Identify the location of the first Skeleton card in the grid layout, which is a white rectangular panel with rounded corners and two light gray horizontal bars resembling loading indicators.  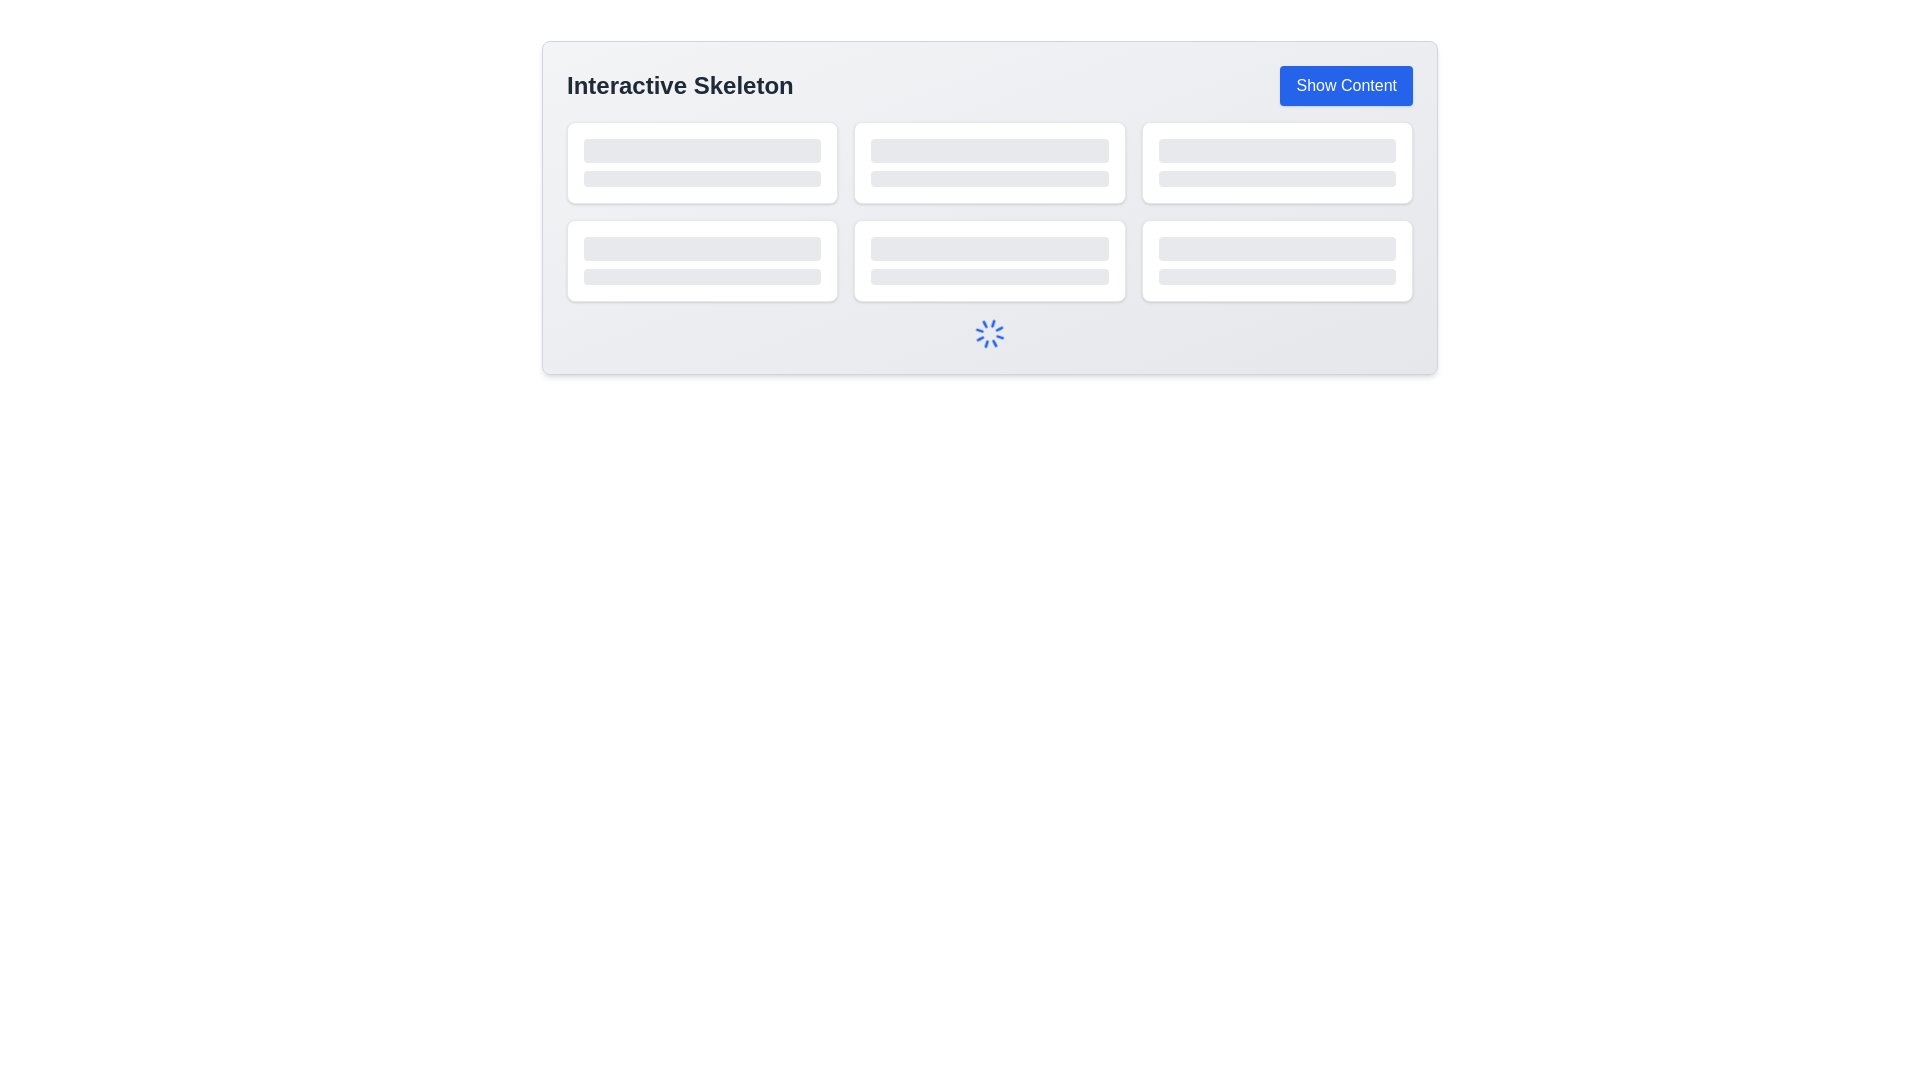
(702, 161).